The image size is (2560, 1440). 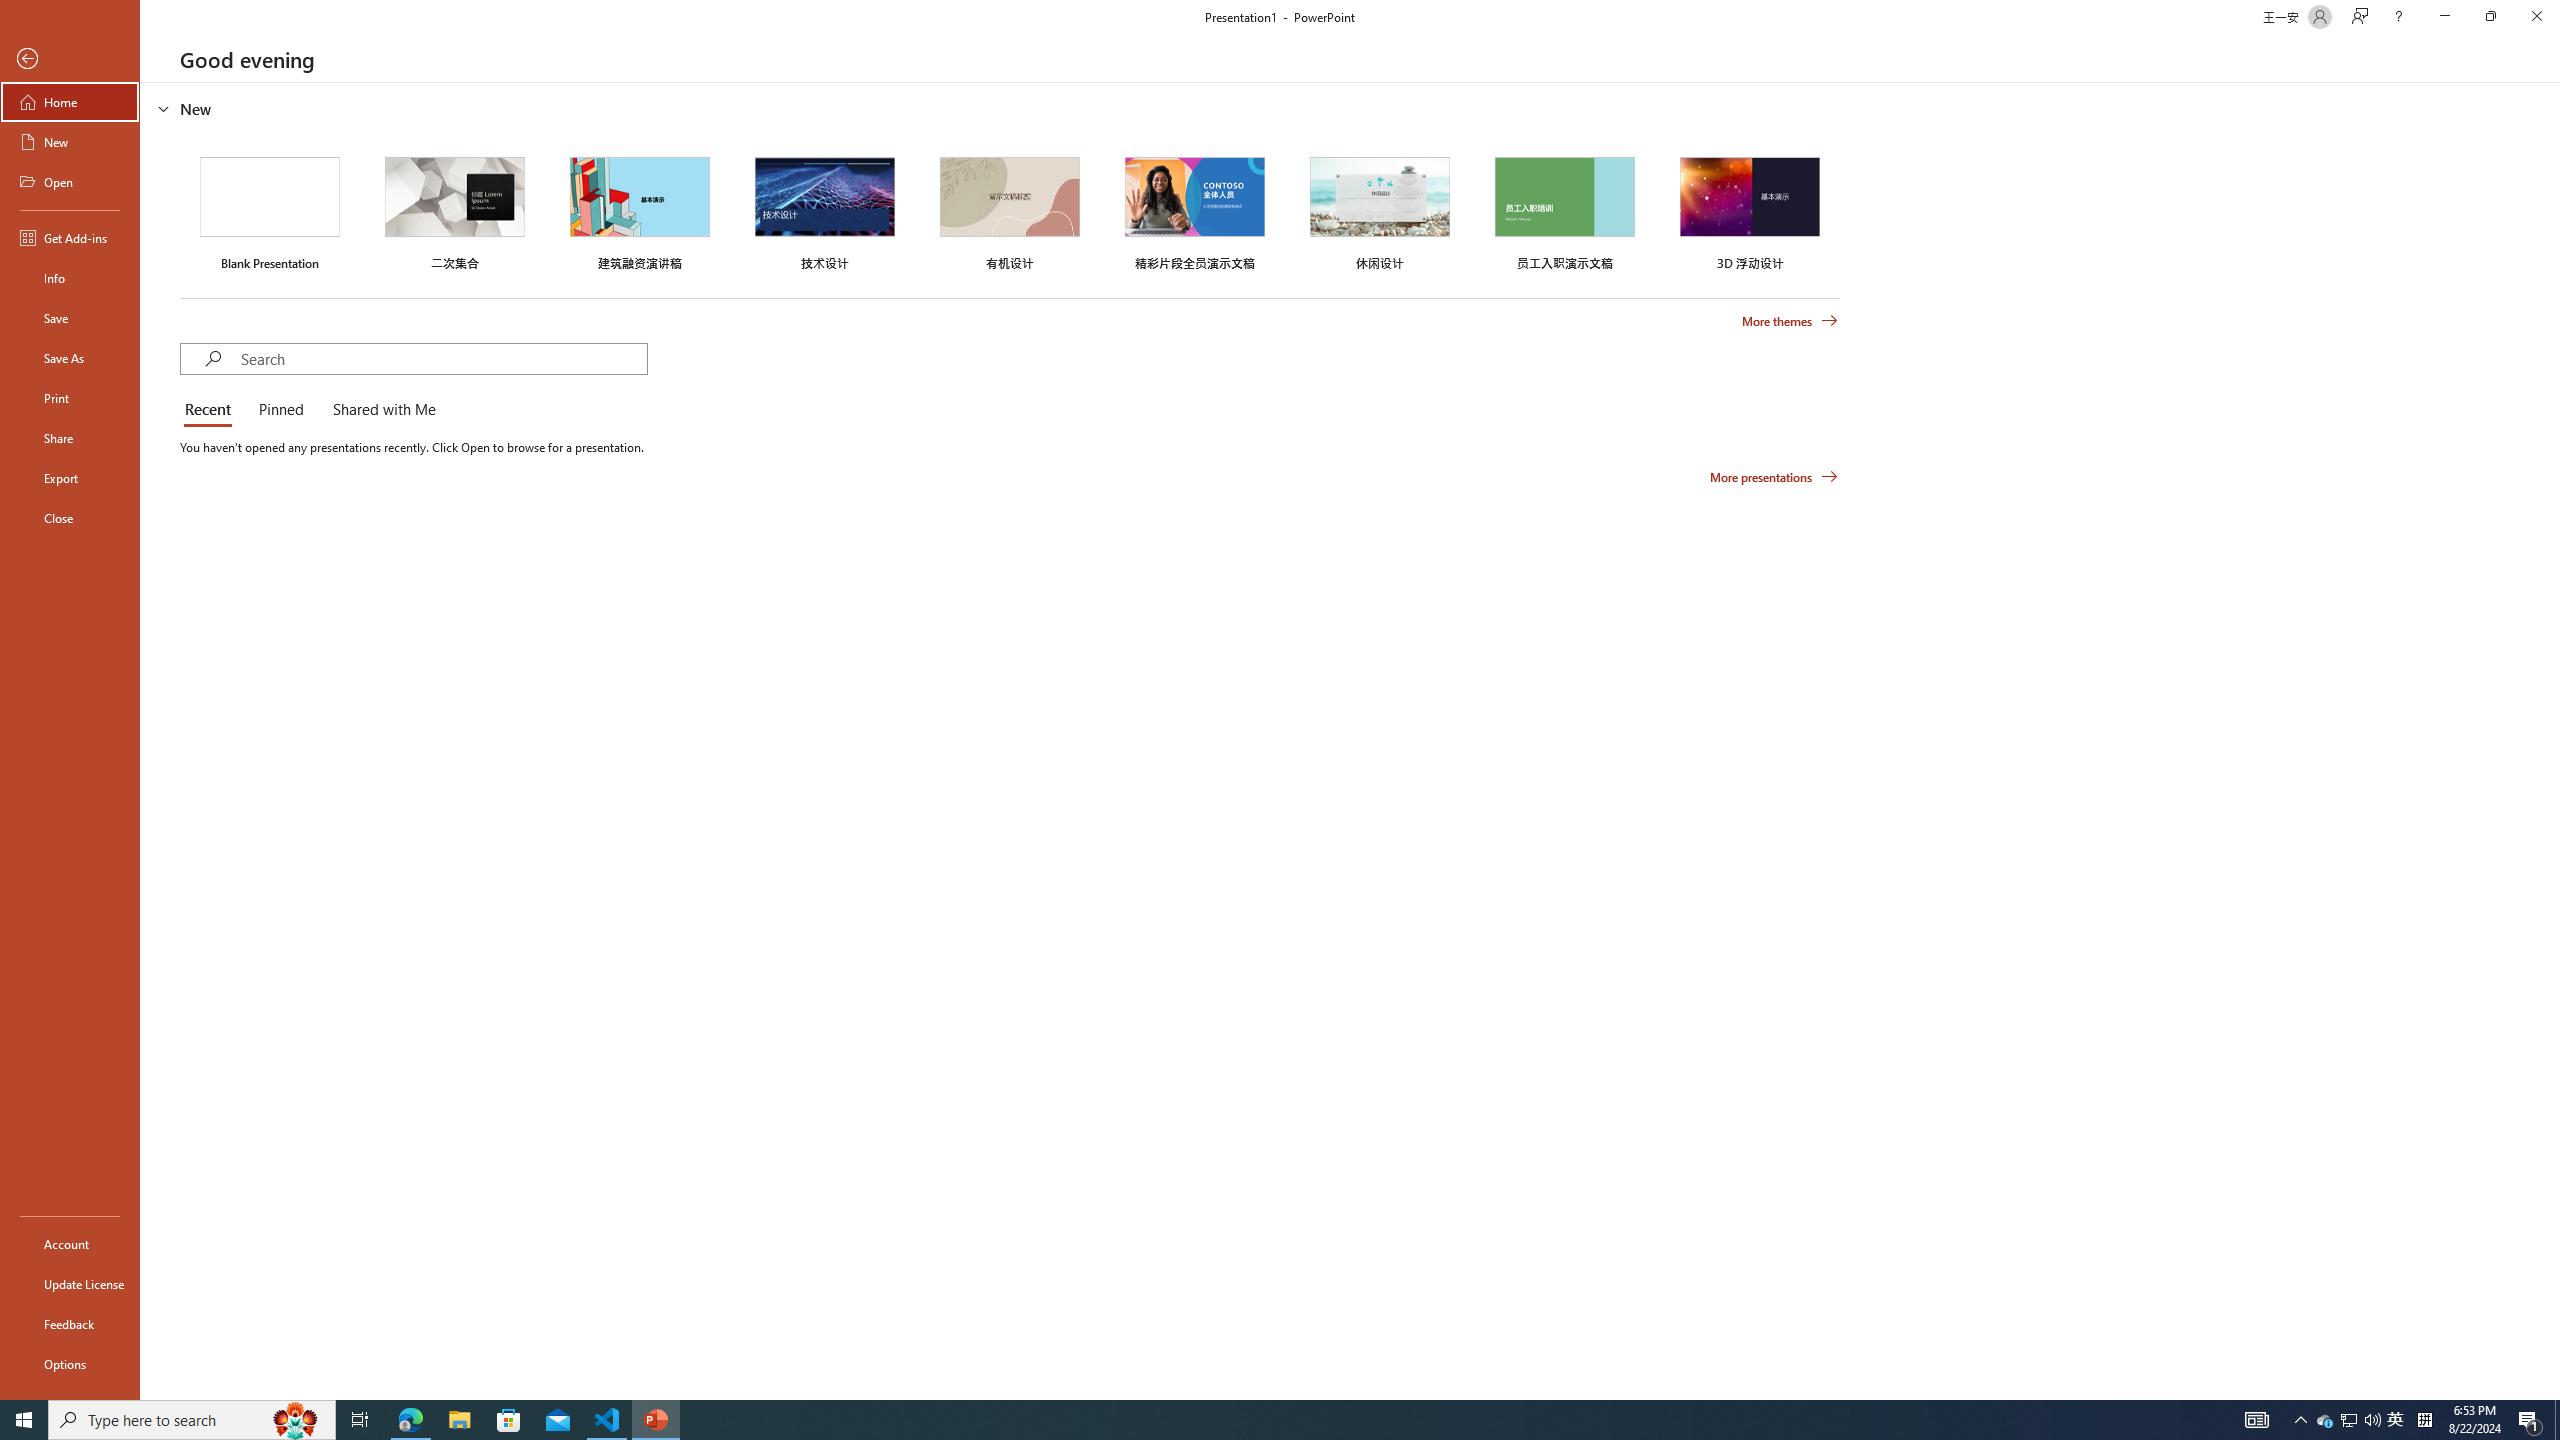 I want to click on 'Hide or show region', so click(x=163, y=107).